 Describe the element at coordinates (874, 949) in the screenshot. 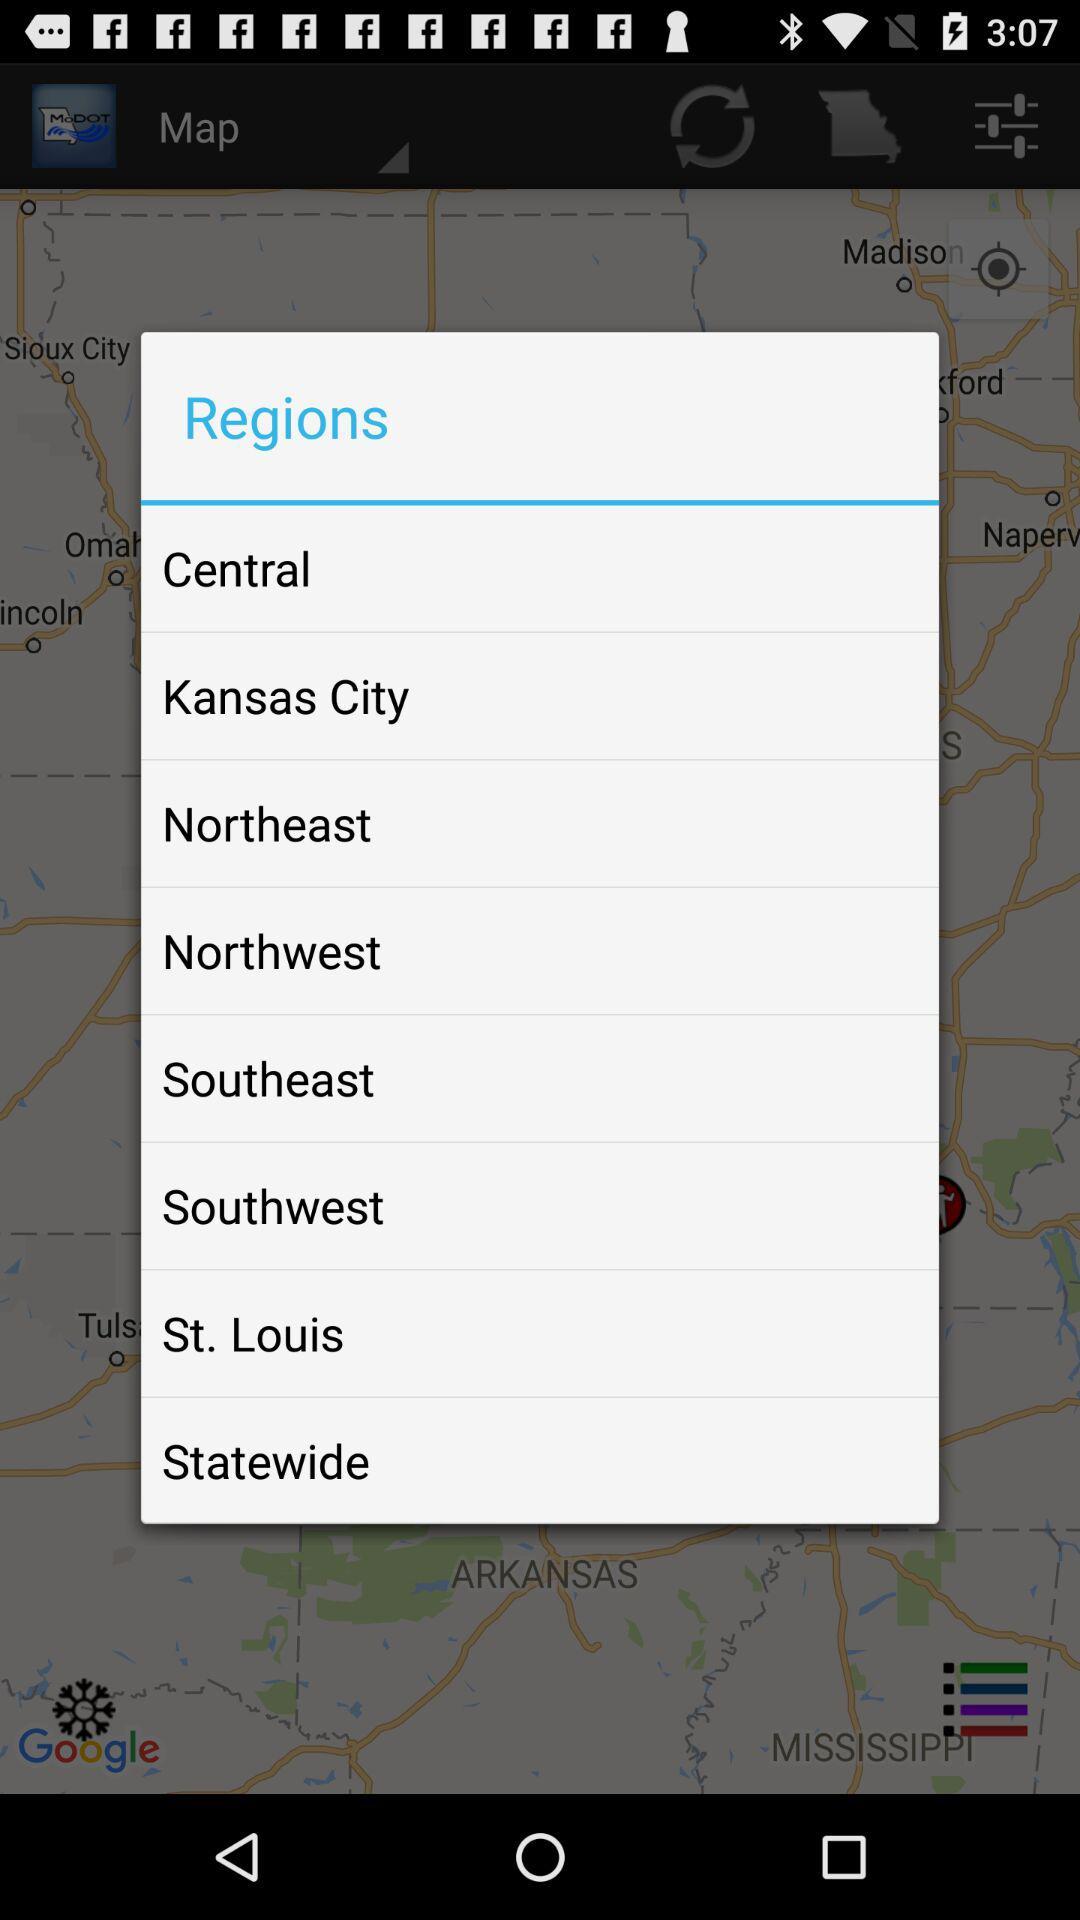

I see `the app next to the northwest` at that location.